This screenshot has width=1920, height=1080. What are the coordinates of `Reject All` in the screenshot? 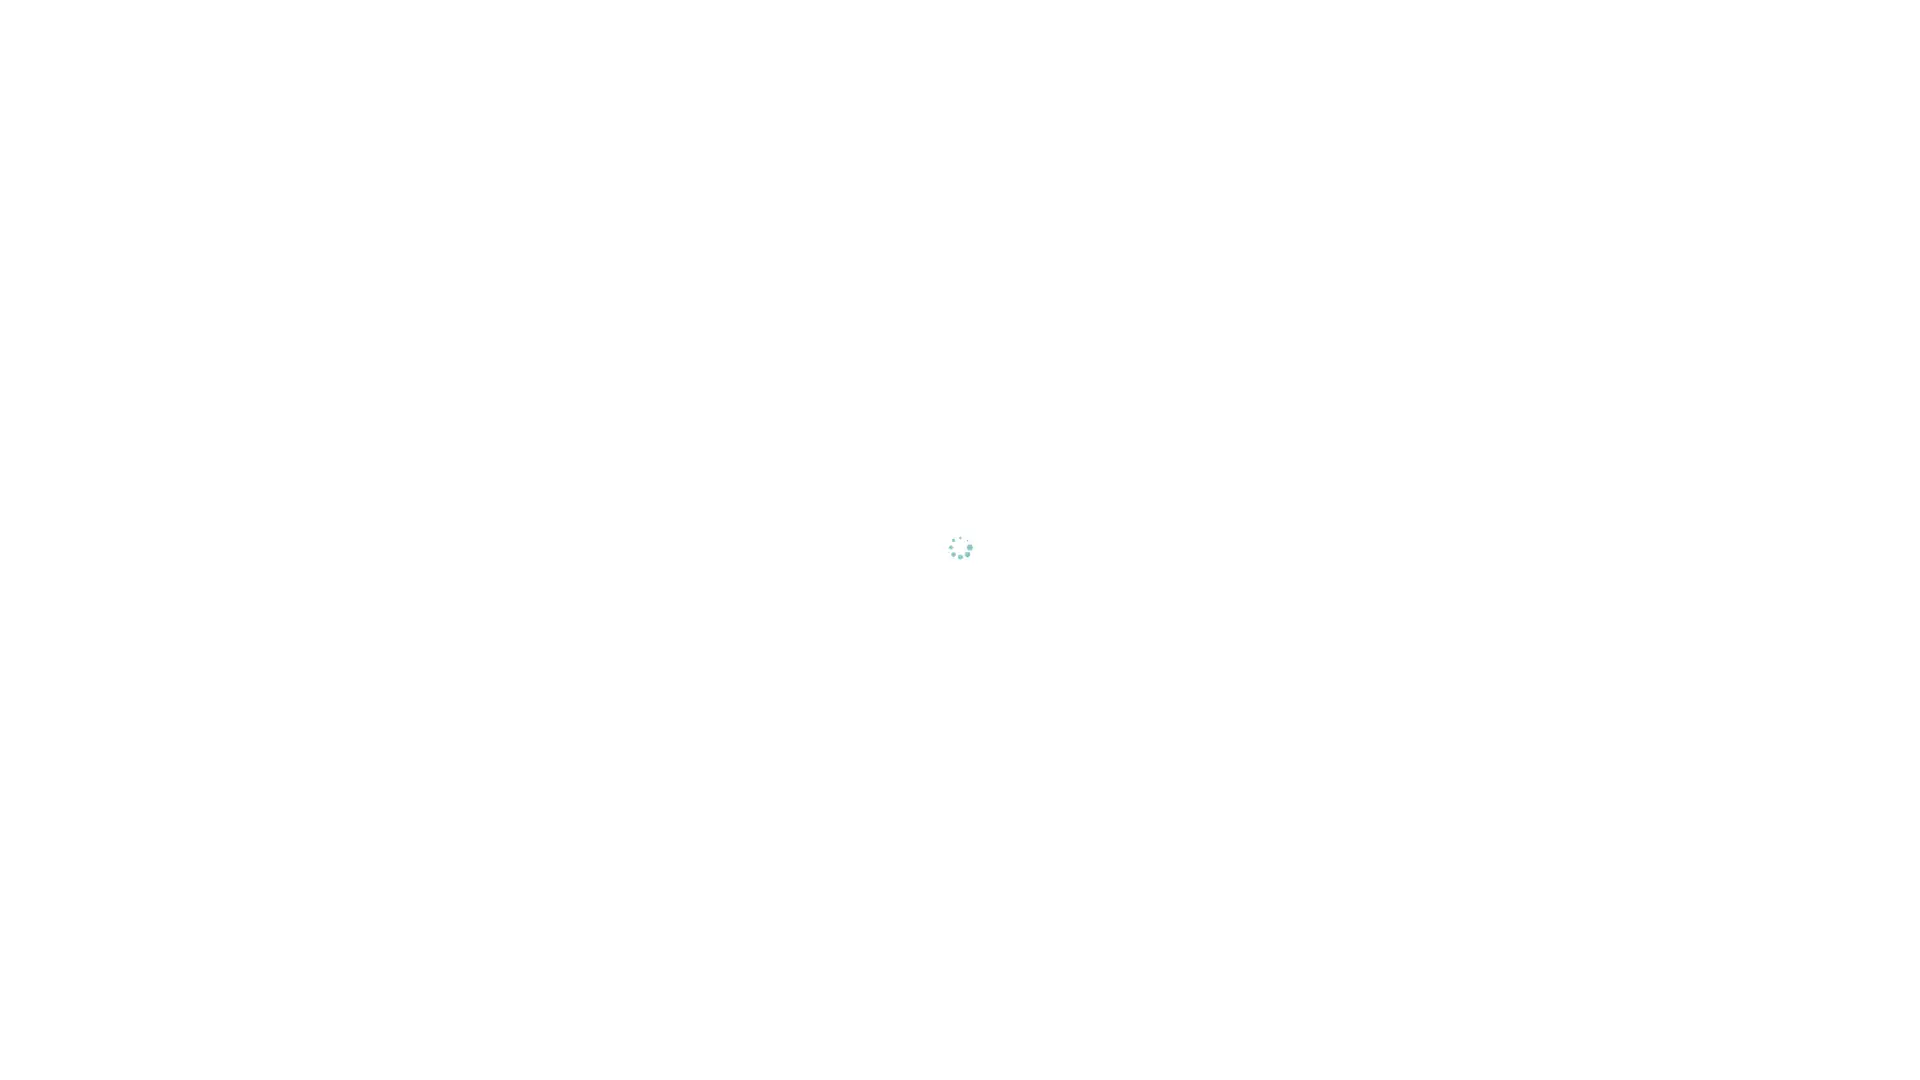 It's located at (1043, 226).